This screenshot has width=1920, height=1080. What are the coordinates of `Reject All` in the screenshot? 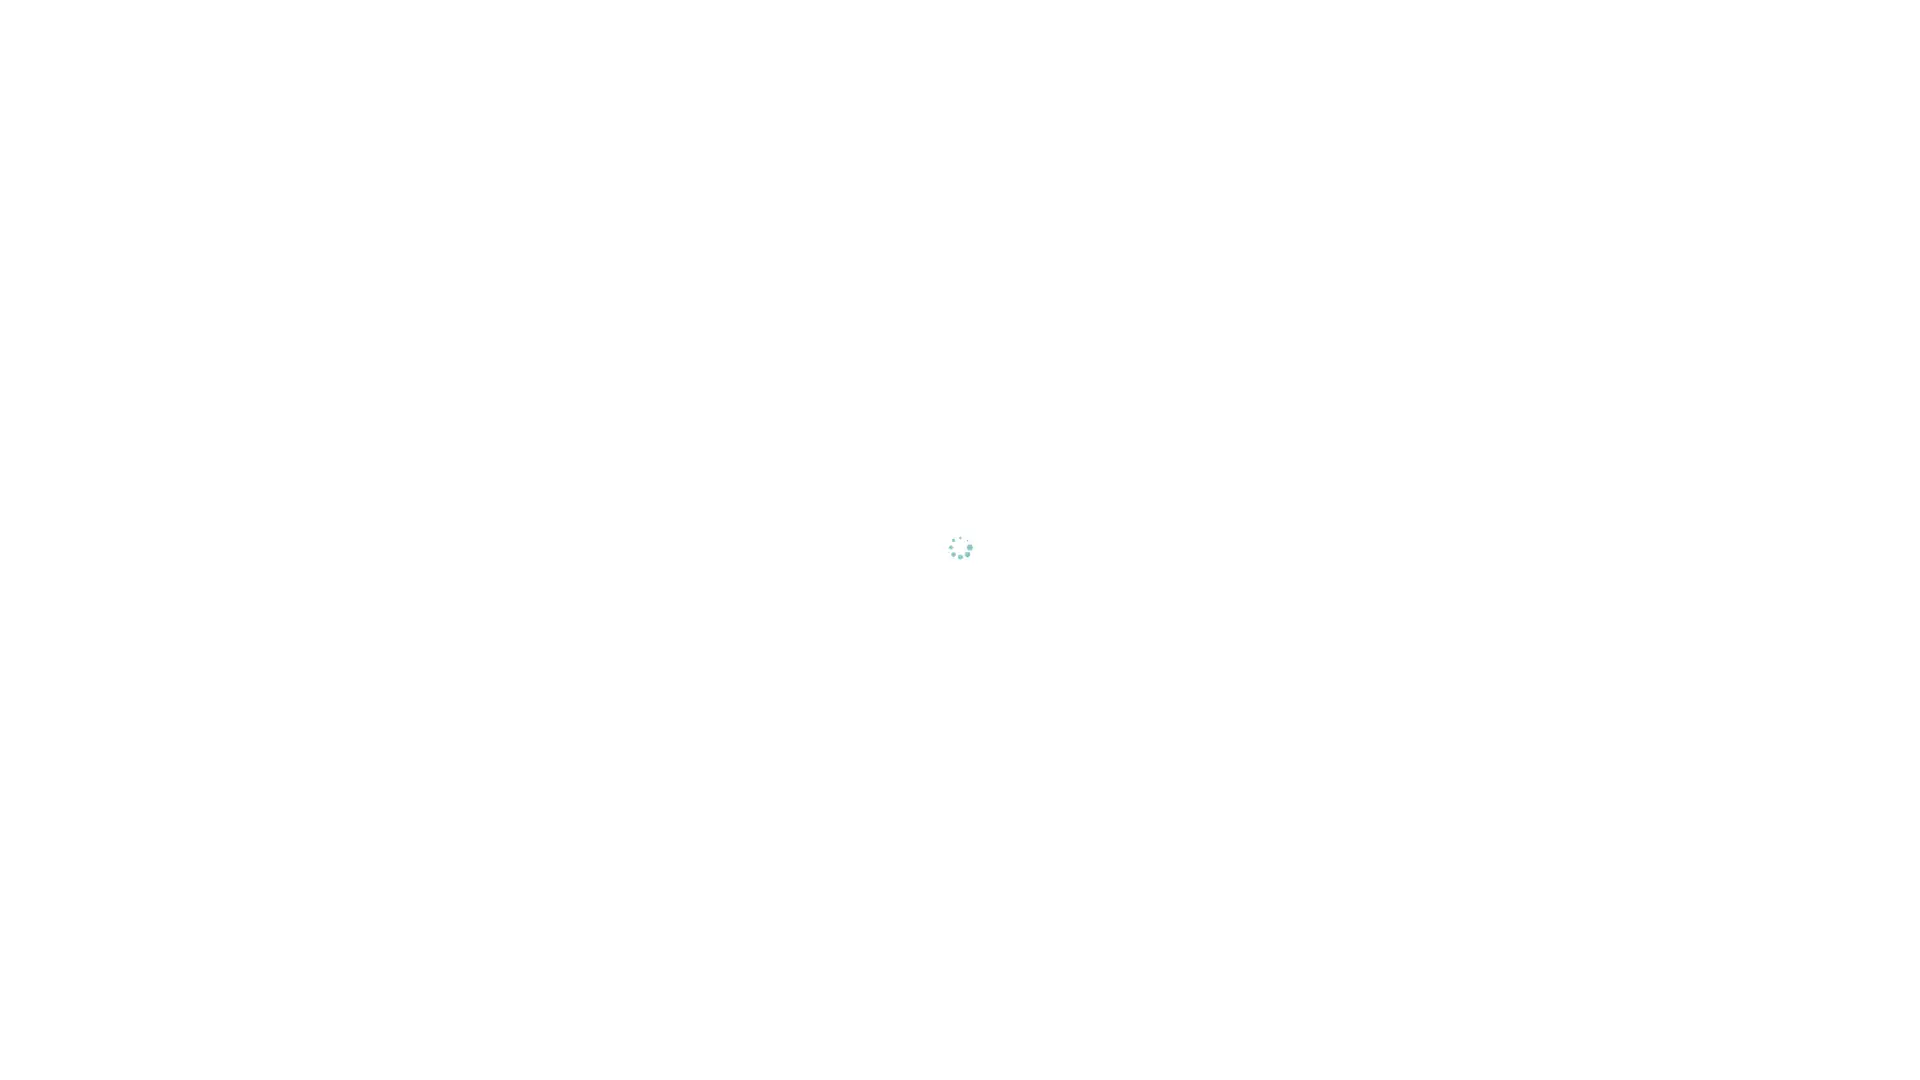 It's located at (1043, 226).